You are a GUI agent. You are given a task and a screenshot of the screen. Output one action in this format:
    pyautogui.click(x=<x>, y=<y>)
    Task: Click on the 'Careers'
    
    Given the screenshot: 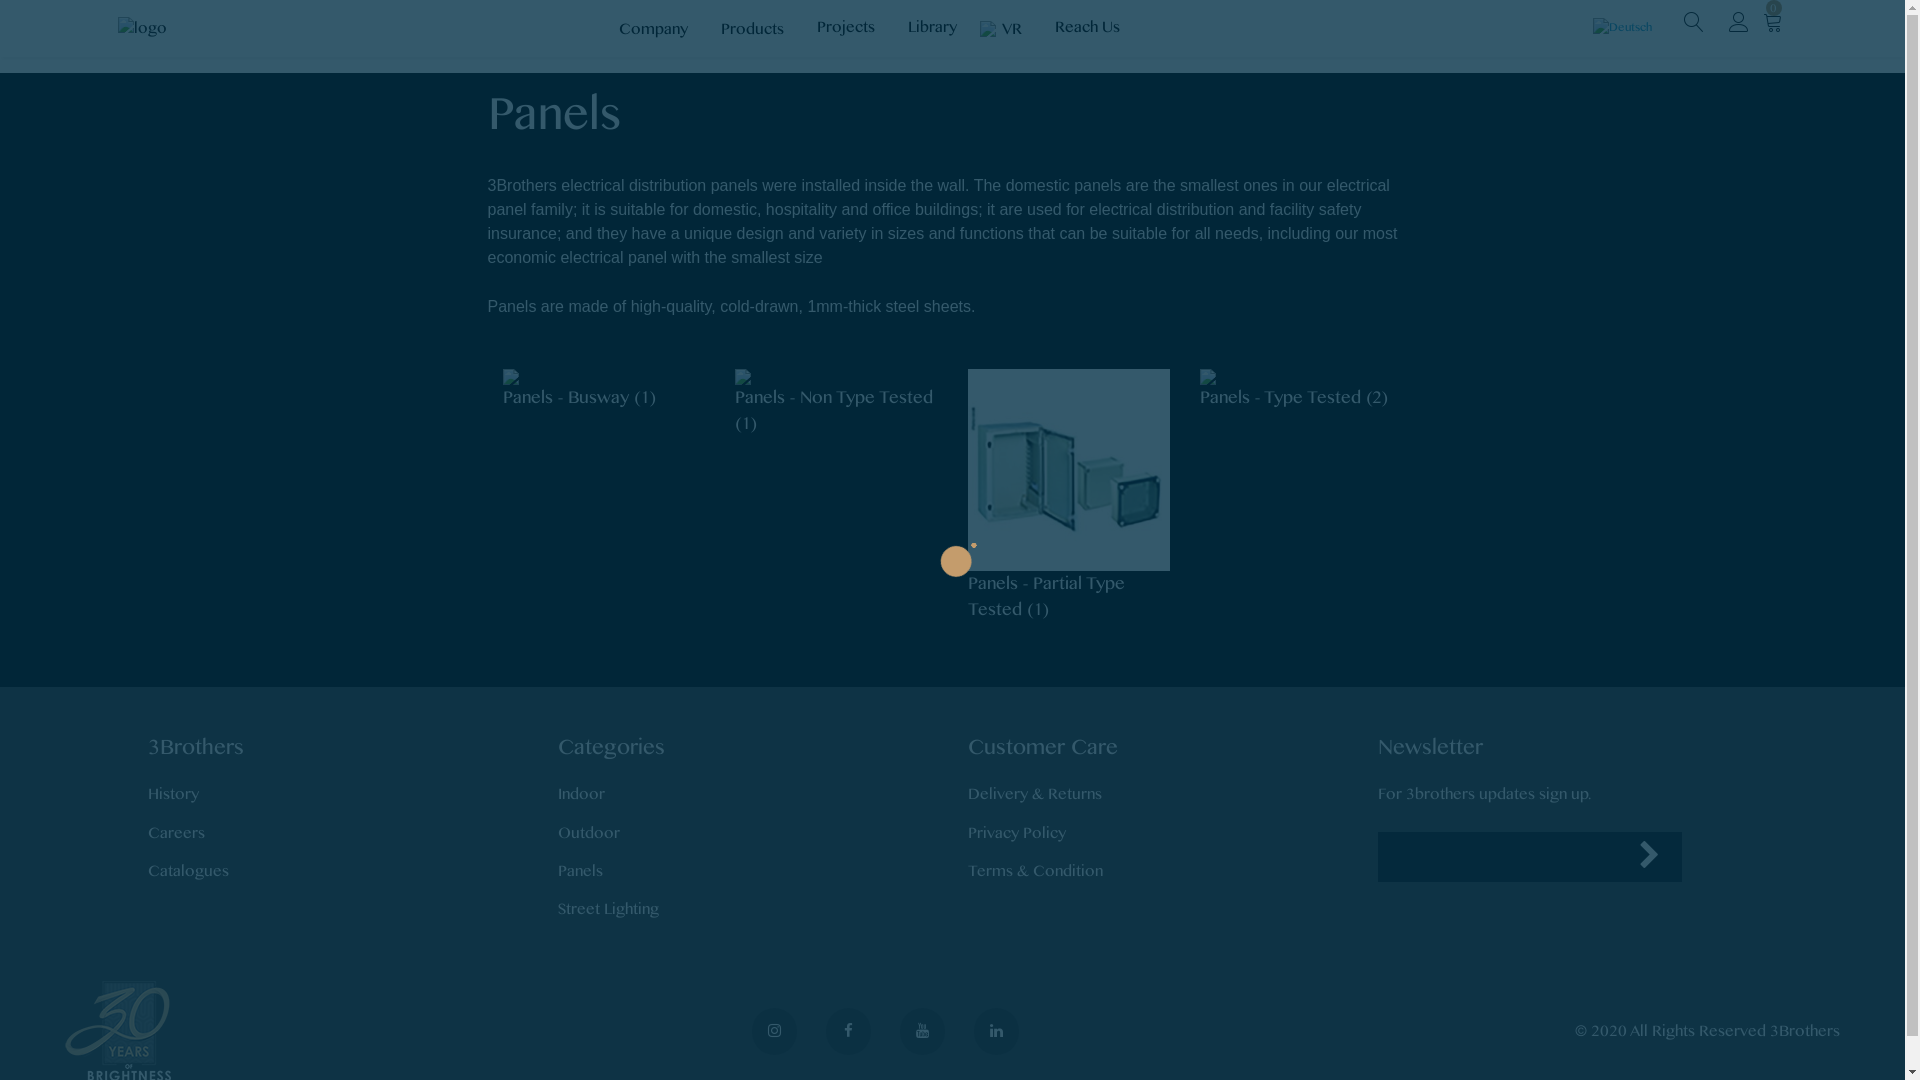 What is the action you would take?
    pyautogui.click(x=147, y=833)
    